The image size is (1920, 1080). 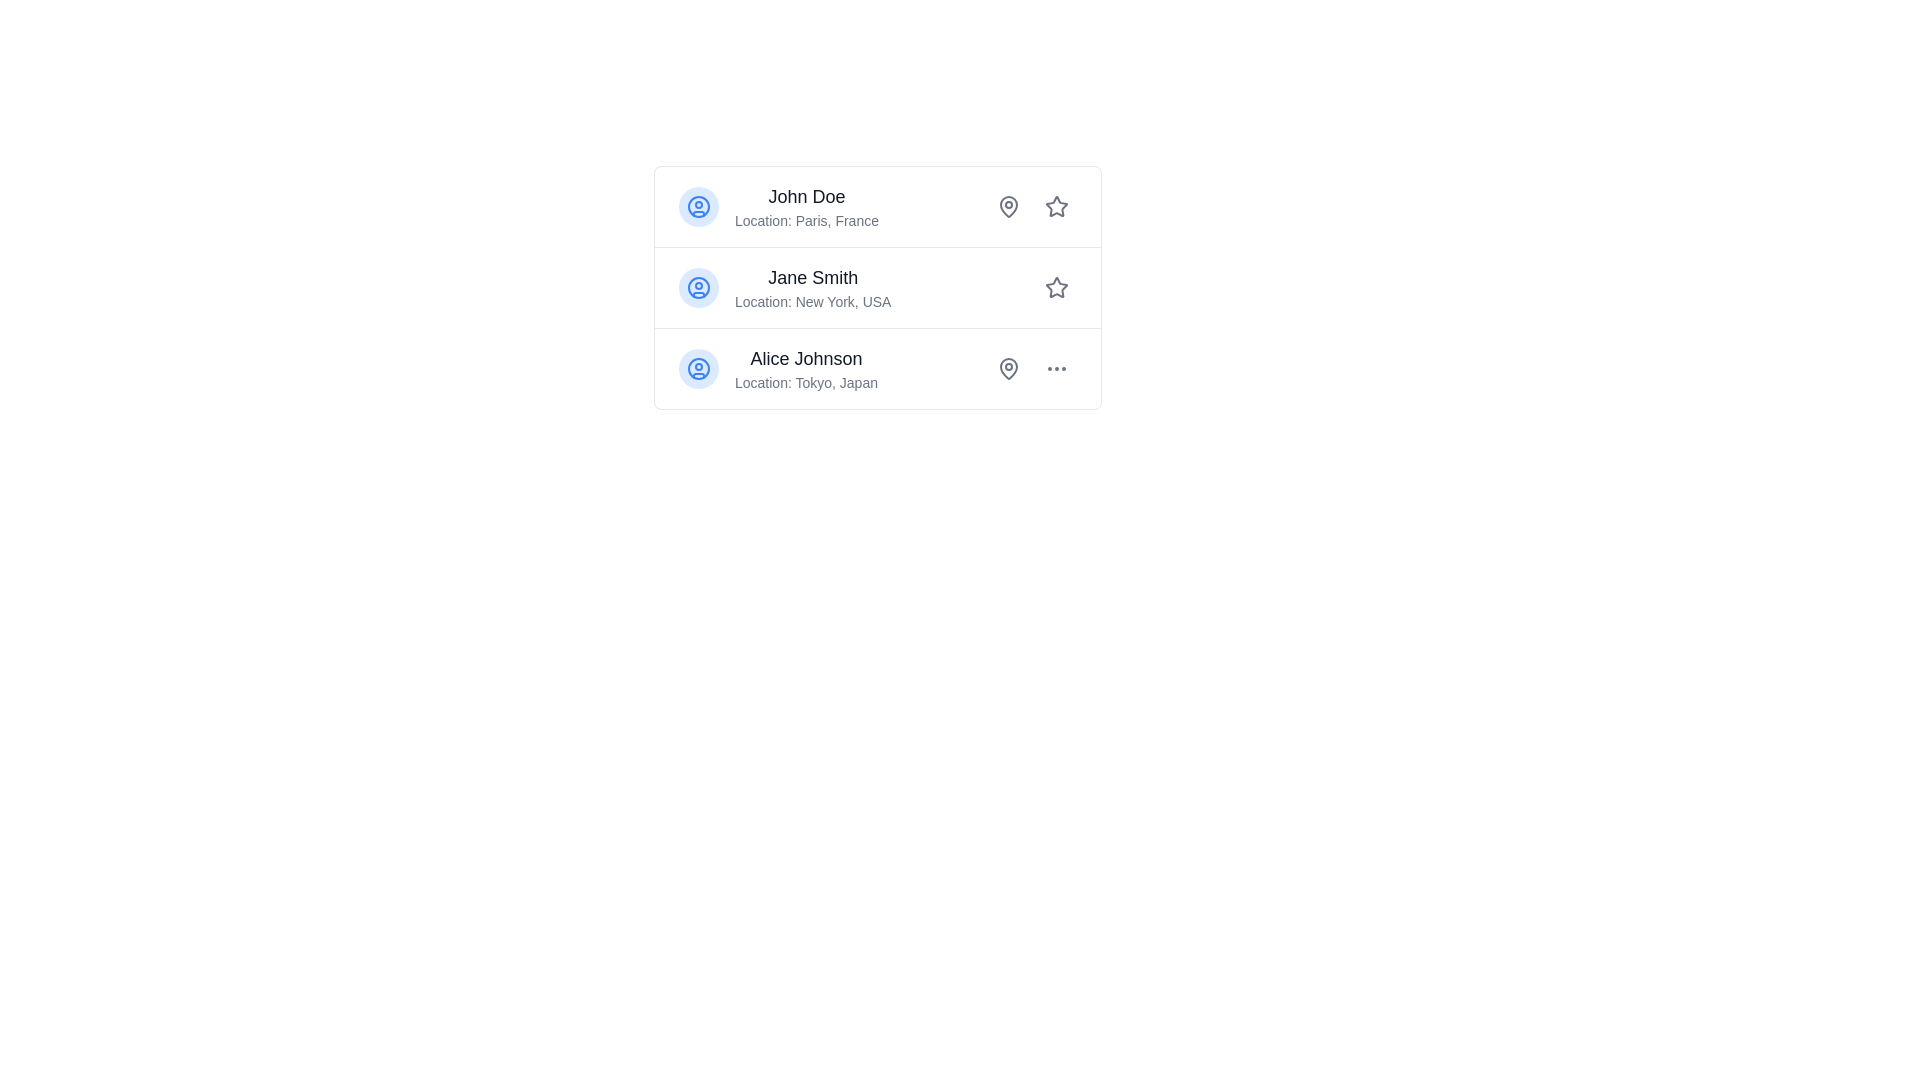 What do you see at coordinates (1055, 287) in the screenshot?
I see `the star icon located in the second row, to the right of the text 'Jane Smith' and 'Location: New York, USA'` at bounding box center [1055, 287].